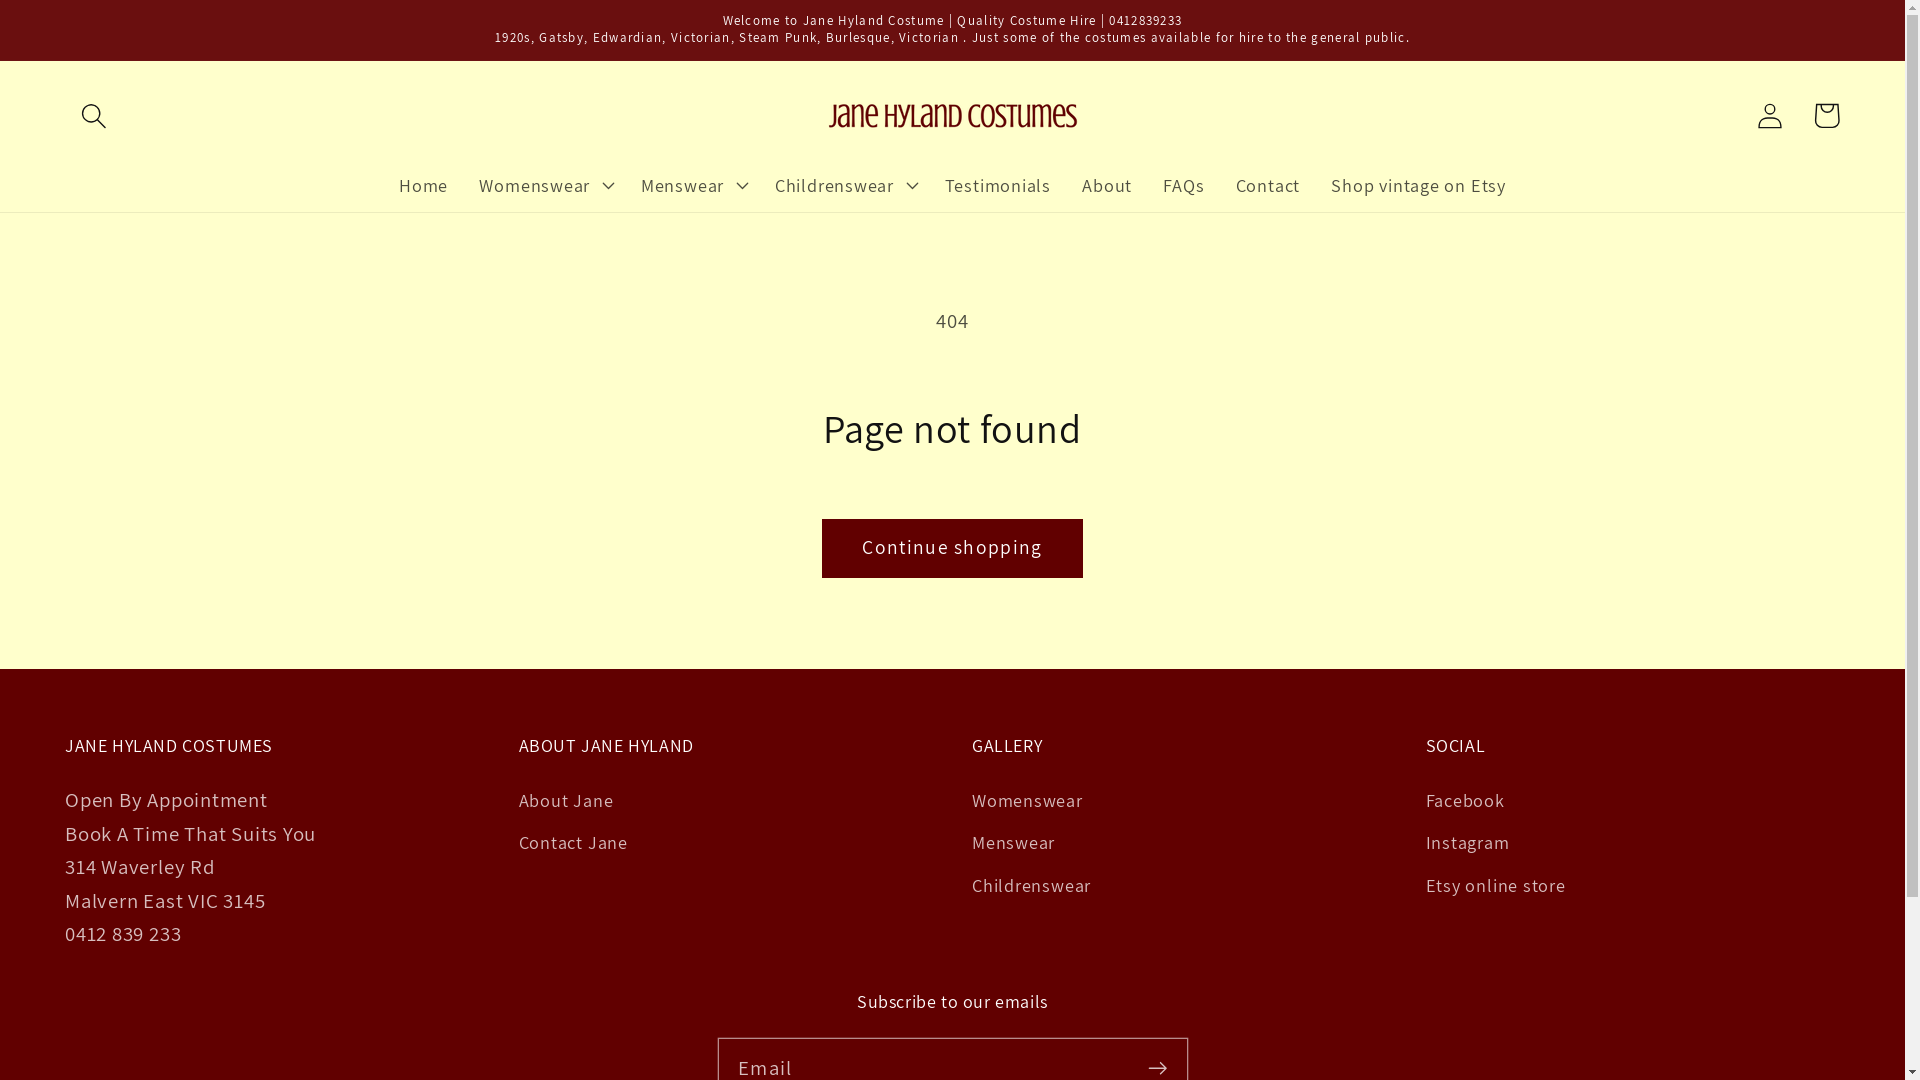 Image resolution: width=1920 pixels, height=1080 pixels. I want to click on 'Menswear', so click(641, 185).